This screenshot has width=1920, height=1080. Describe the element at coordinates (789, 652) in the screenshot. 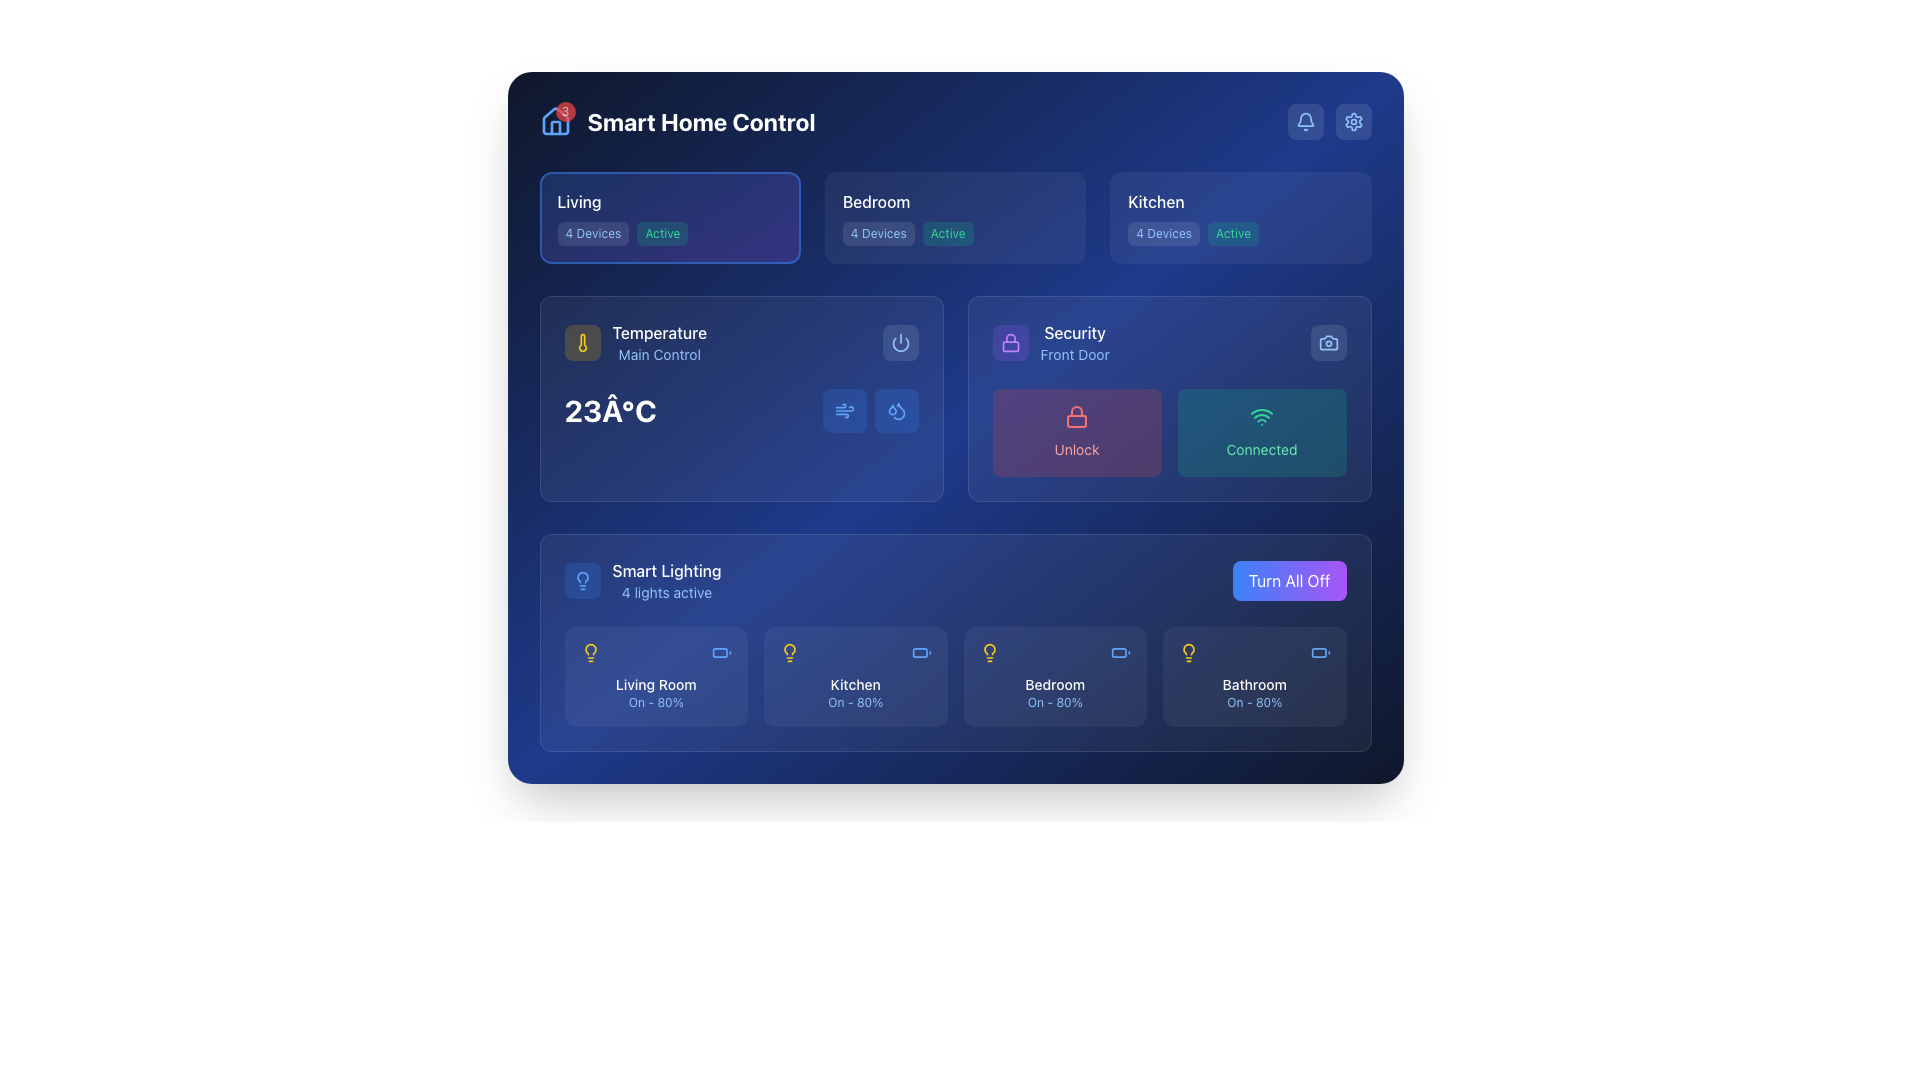

I see `the lighting control icon for the 'Kitchen' located in the 'Smart Lighting' section above the 'Kitchen' label` at that location.